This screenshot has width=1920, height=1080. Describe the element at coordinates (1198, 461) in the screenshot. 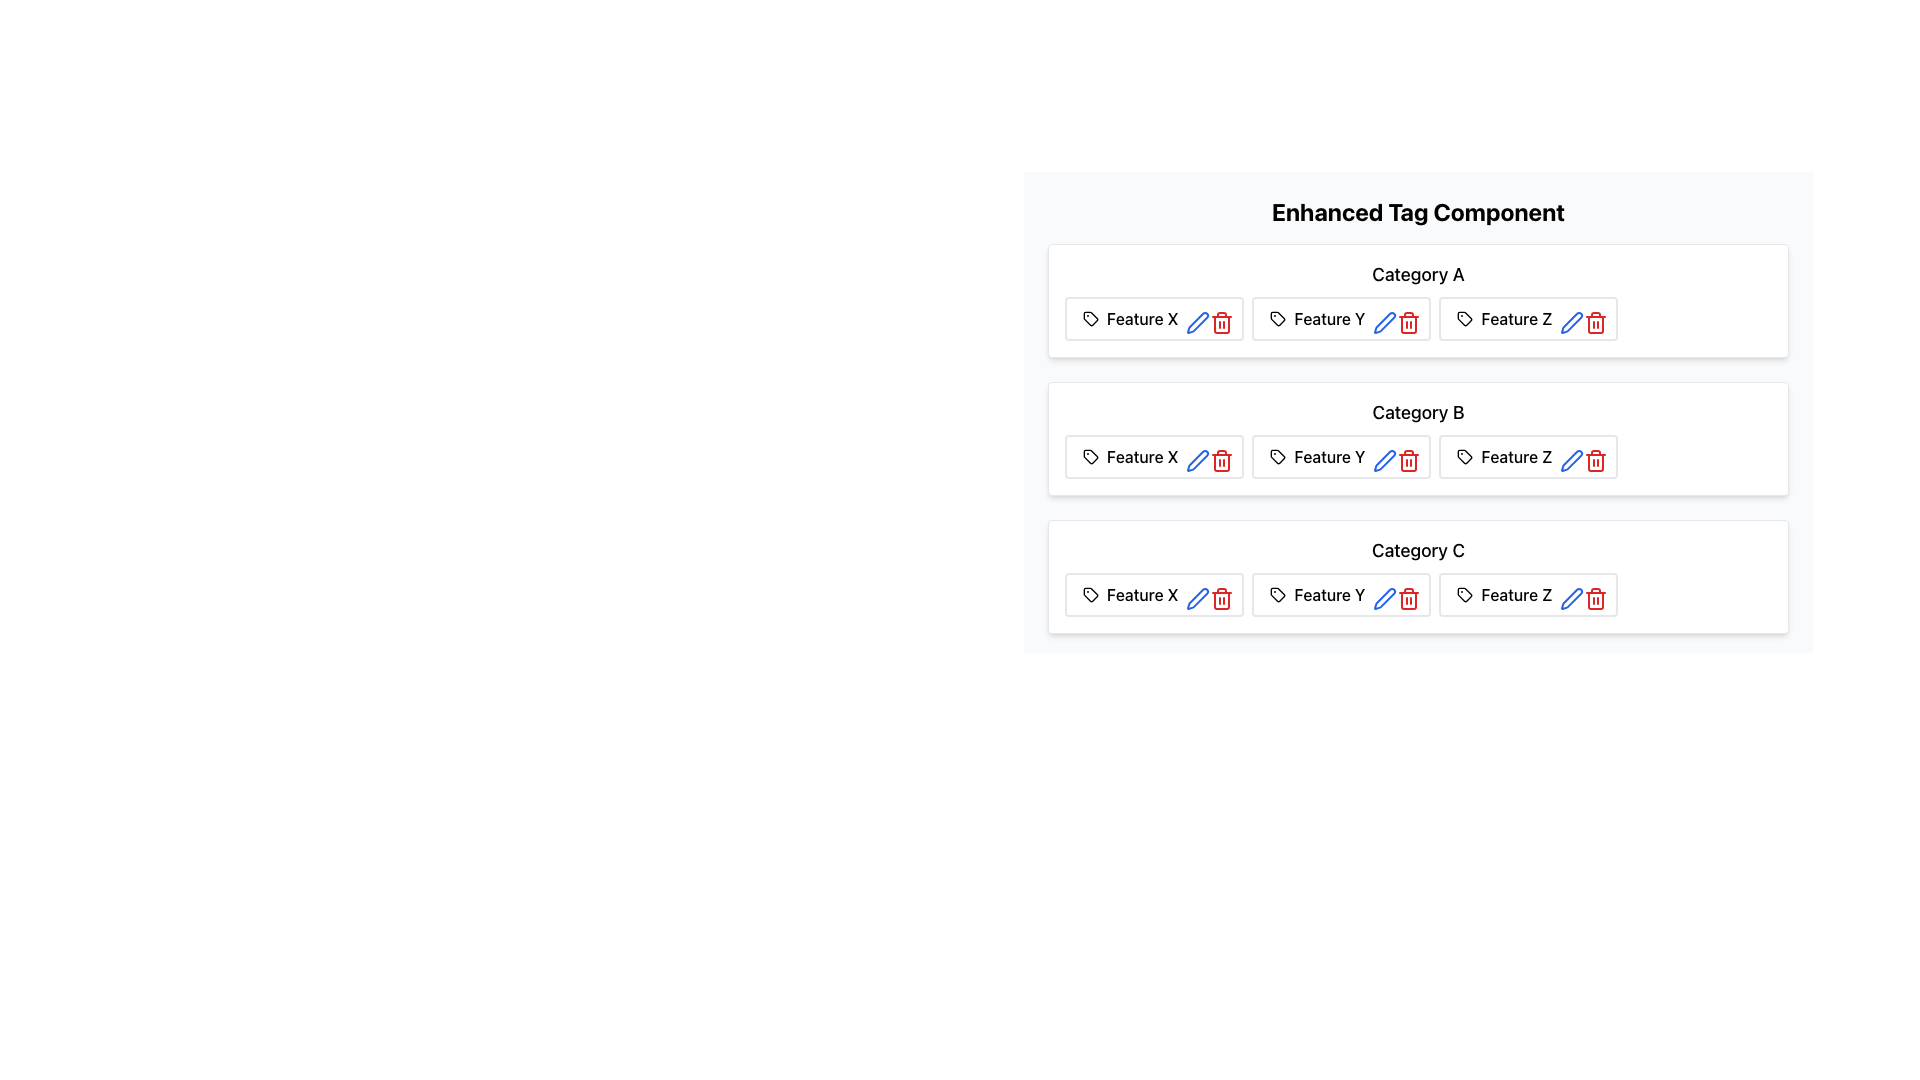

I see `the pen-like icon with a blue outline and white background located next to 'Feature X' in the button group under 'Category B'` at that location.